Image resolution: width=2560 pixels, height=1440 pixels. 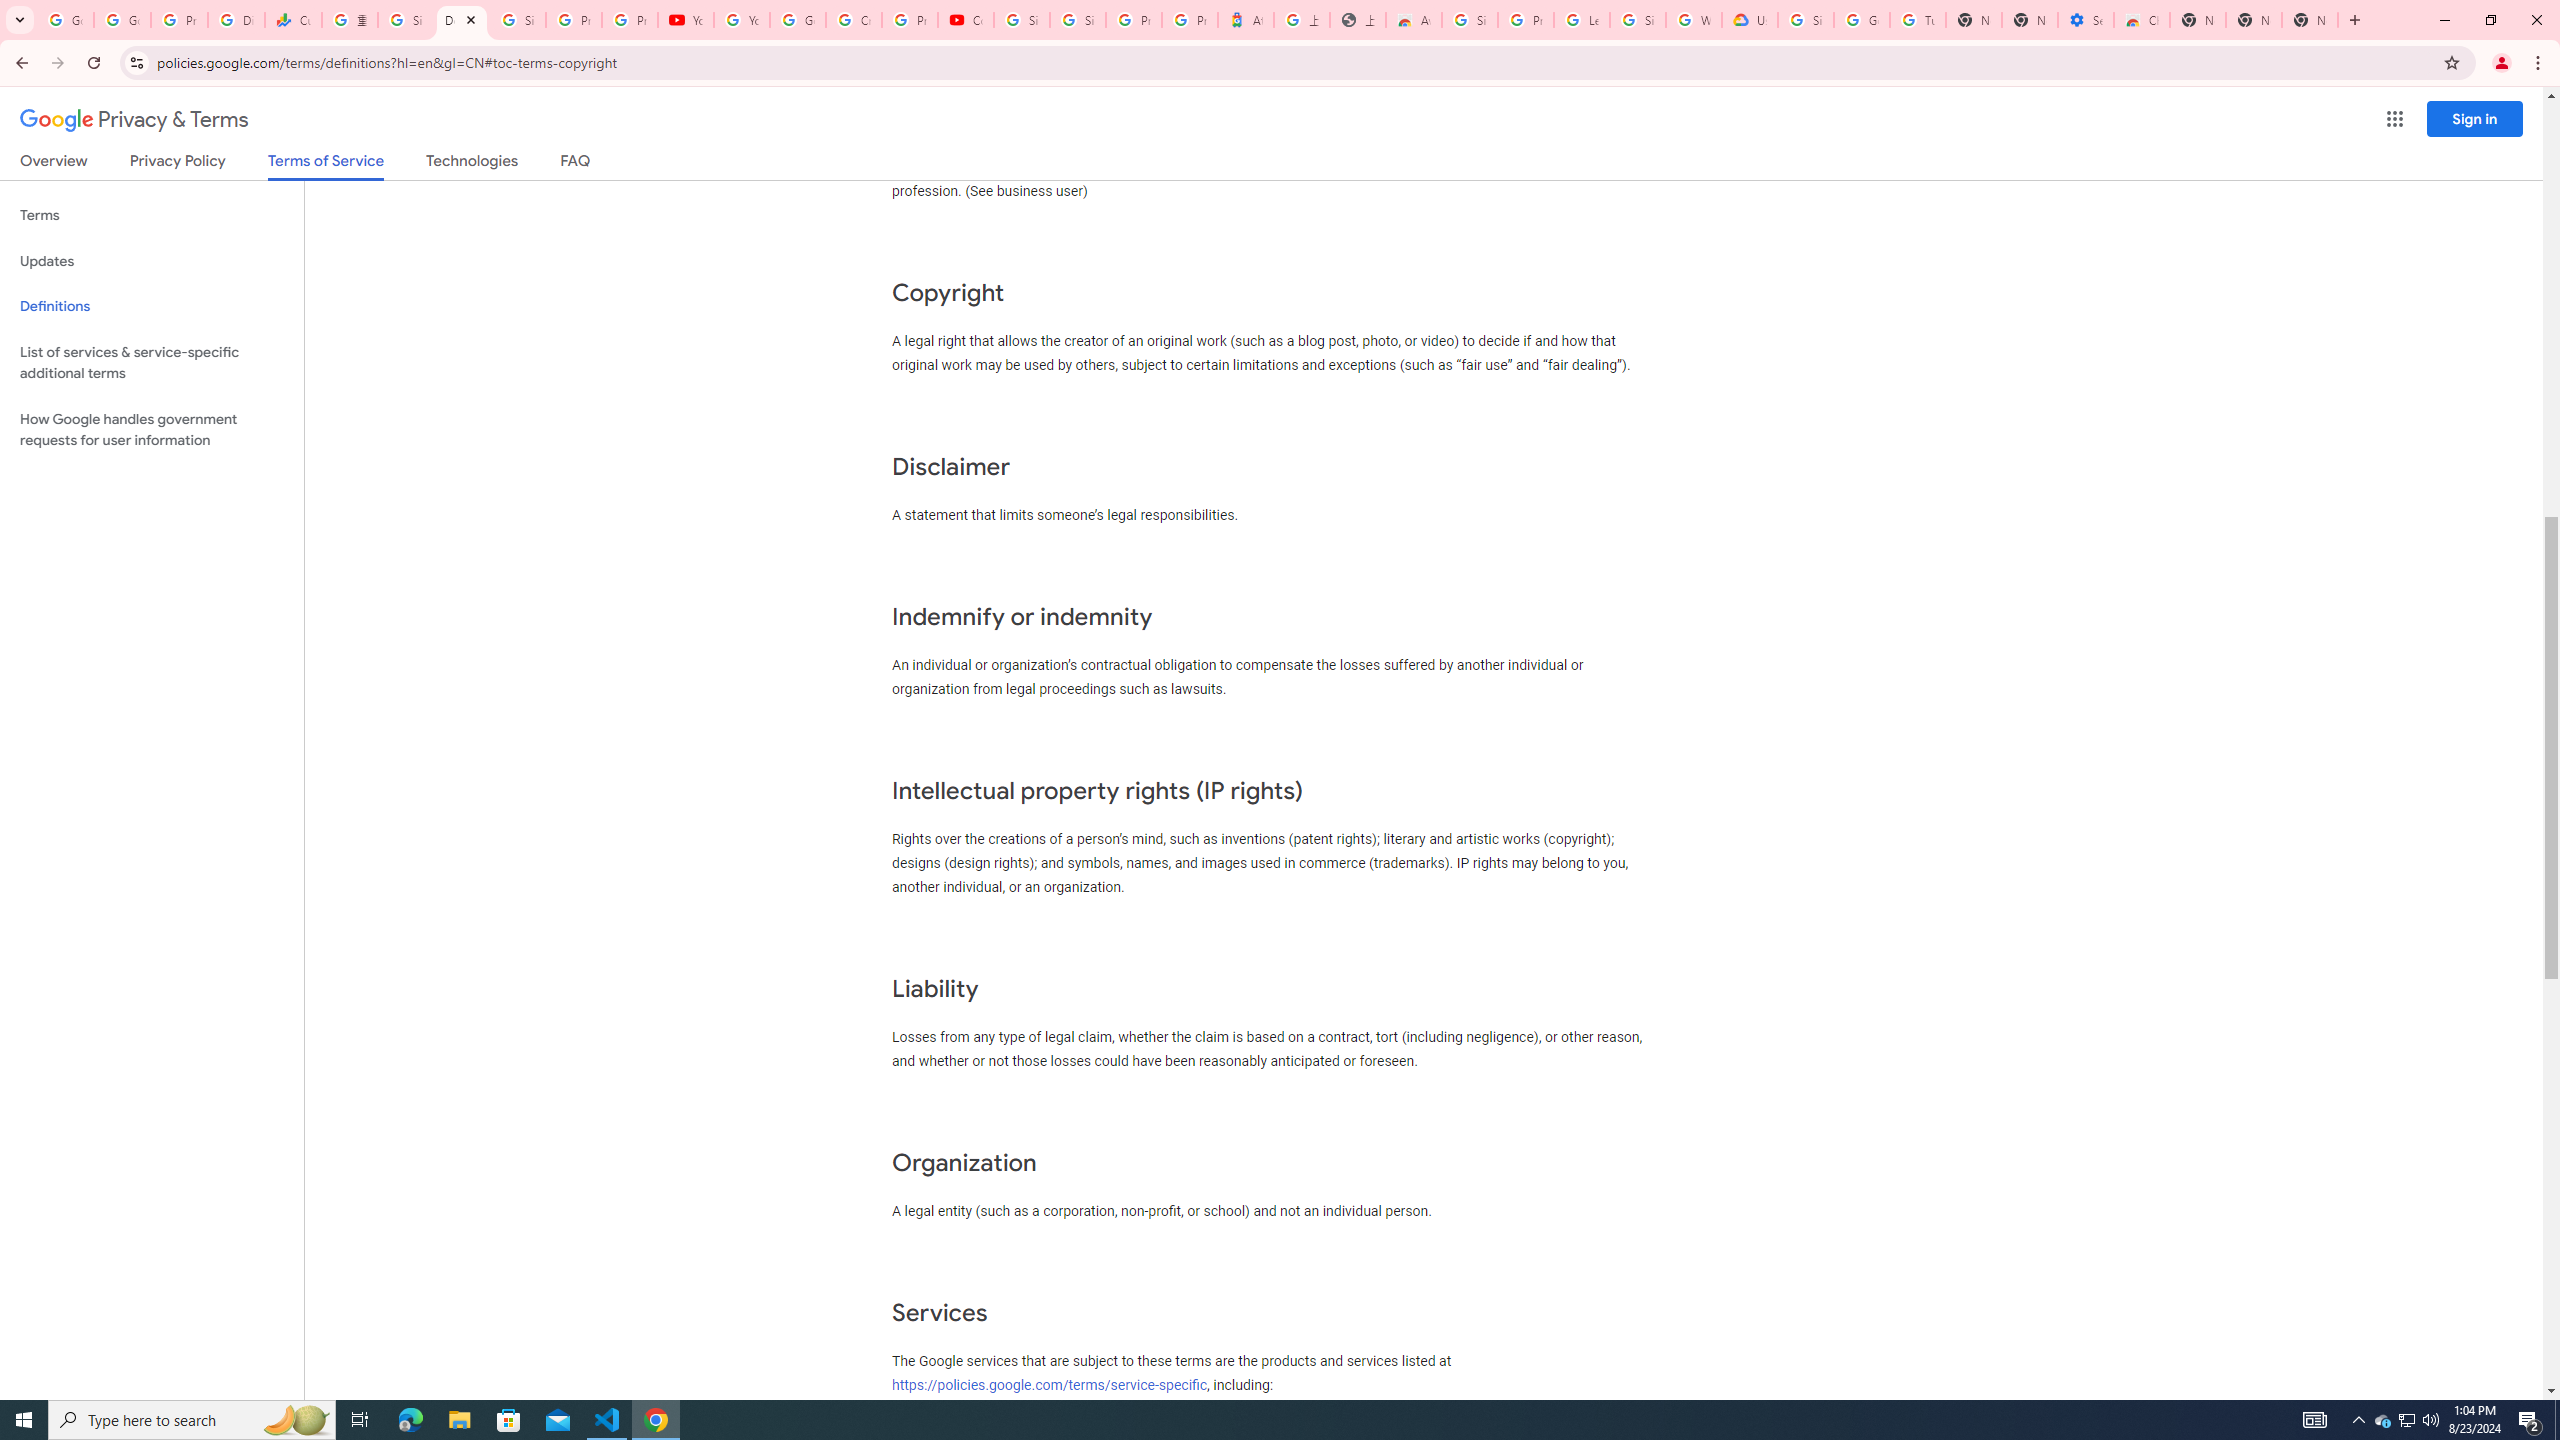 I want to click on 'Sign in - Google Accounts', so click(x=404, y=19).